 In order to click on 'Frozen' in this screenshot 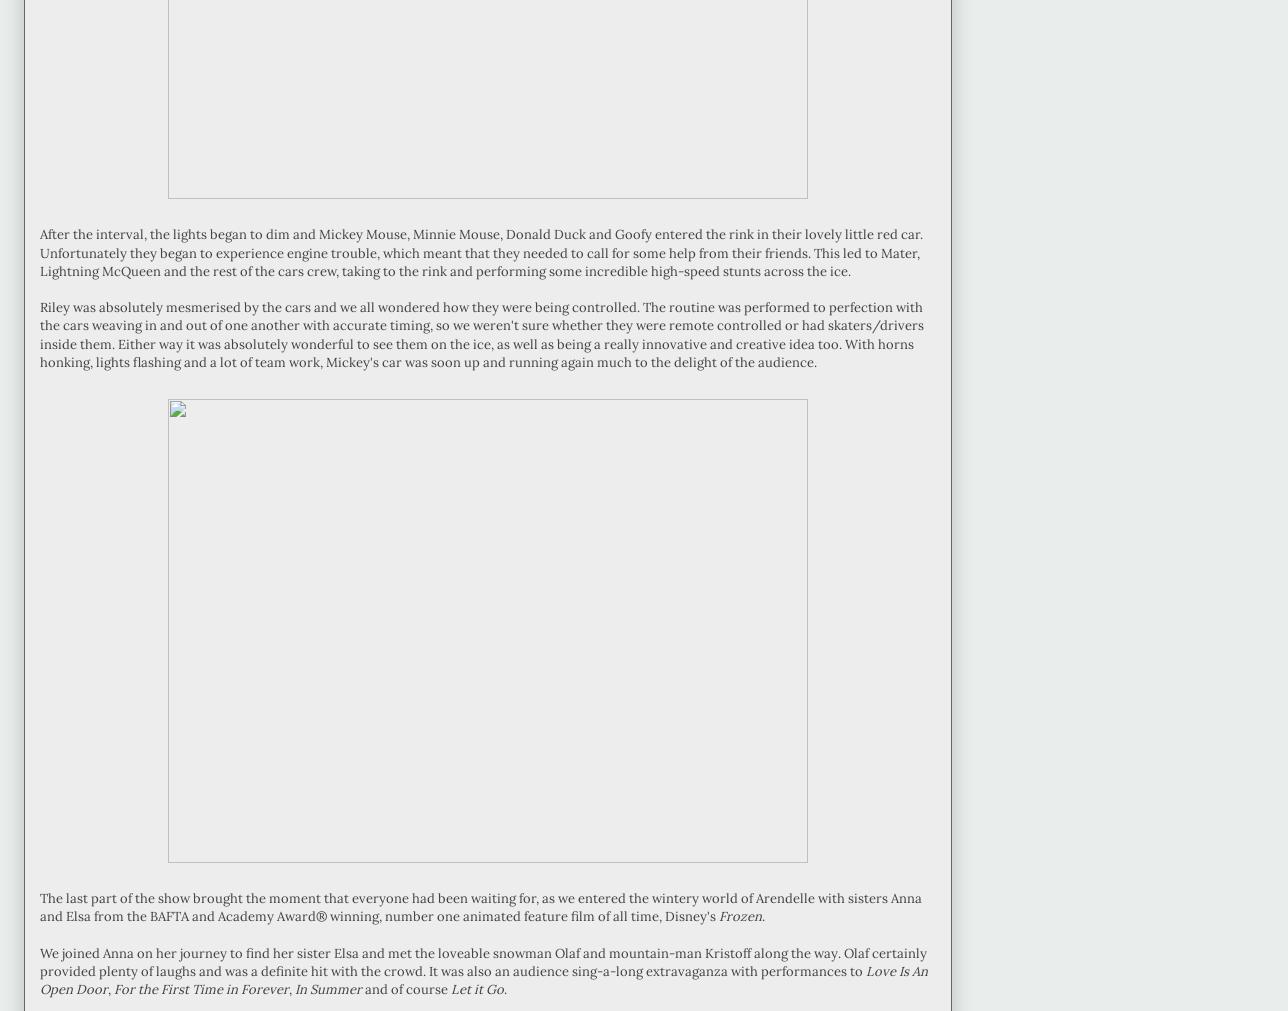, I will do `click(740, 916)`.